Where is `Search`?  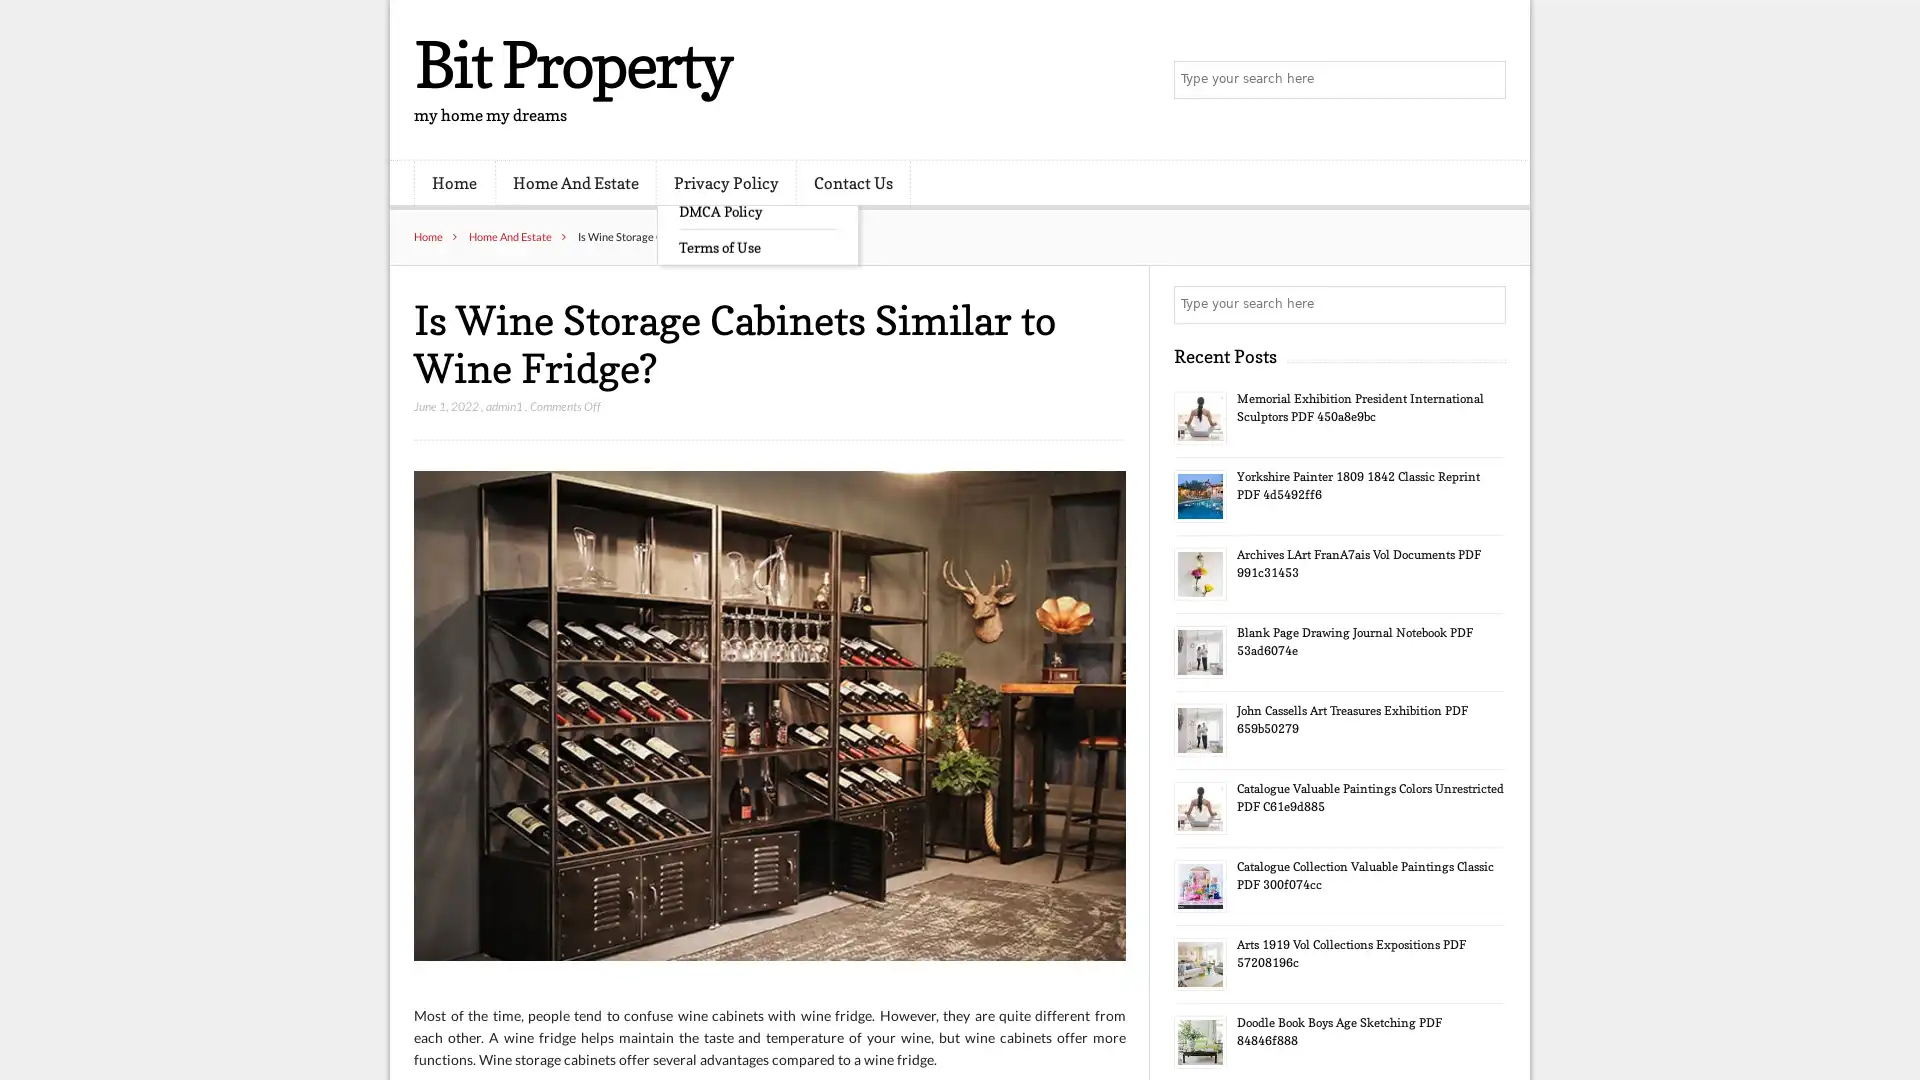 Search is located at coordinates (1485, 80).